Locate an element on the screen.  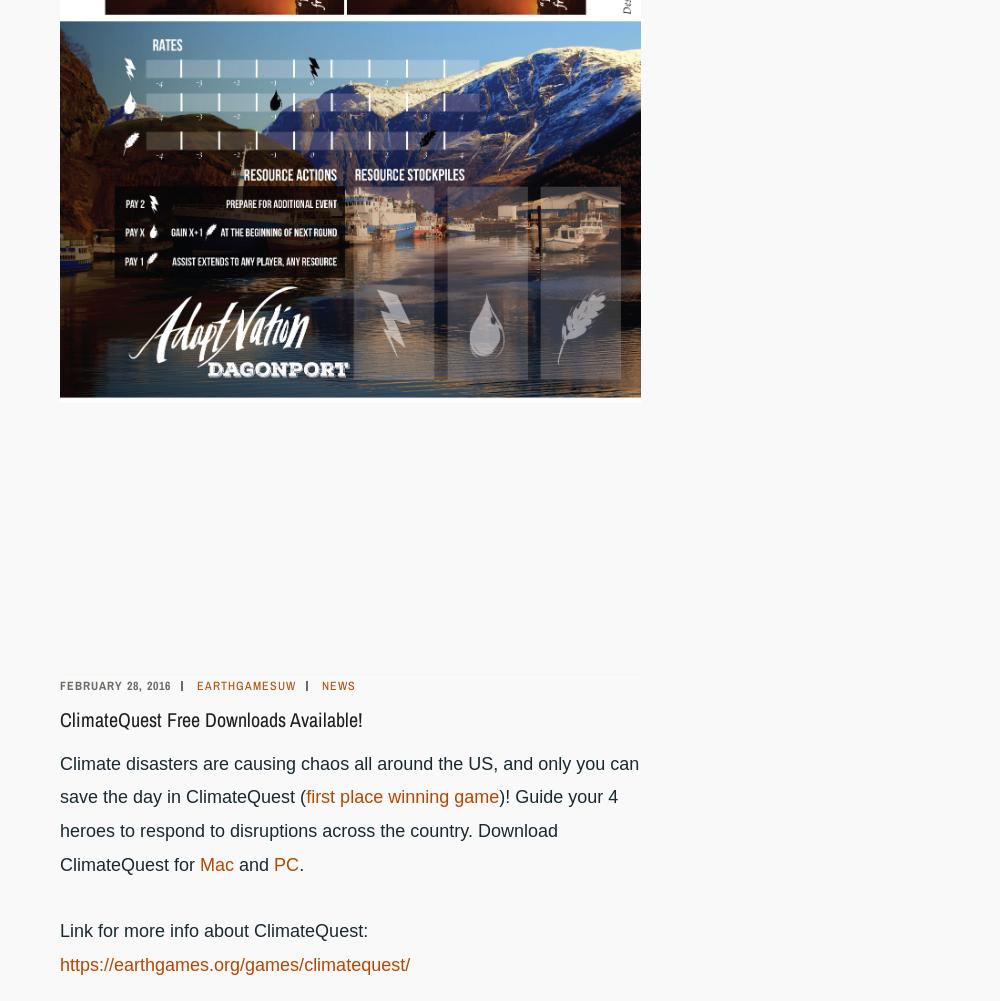
'Climate disasters are causing chaos all around the US, and only you can save the day in ClimateQuest (' is located at coordinates (348, 779).